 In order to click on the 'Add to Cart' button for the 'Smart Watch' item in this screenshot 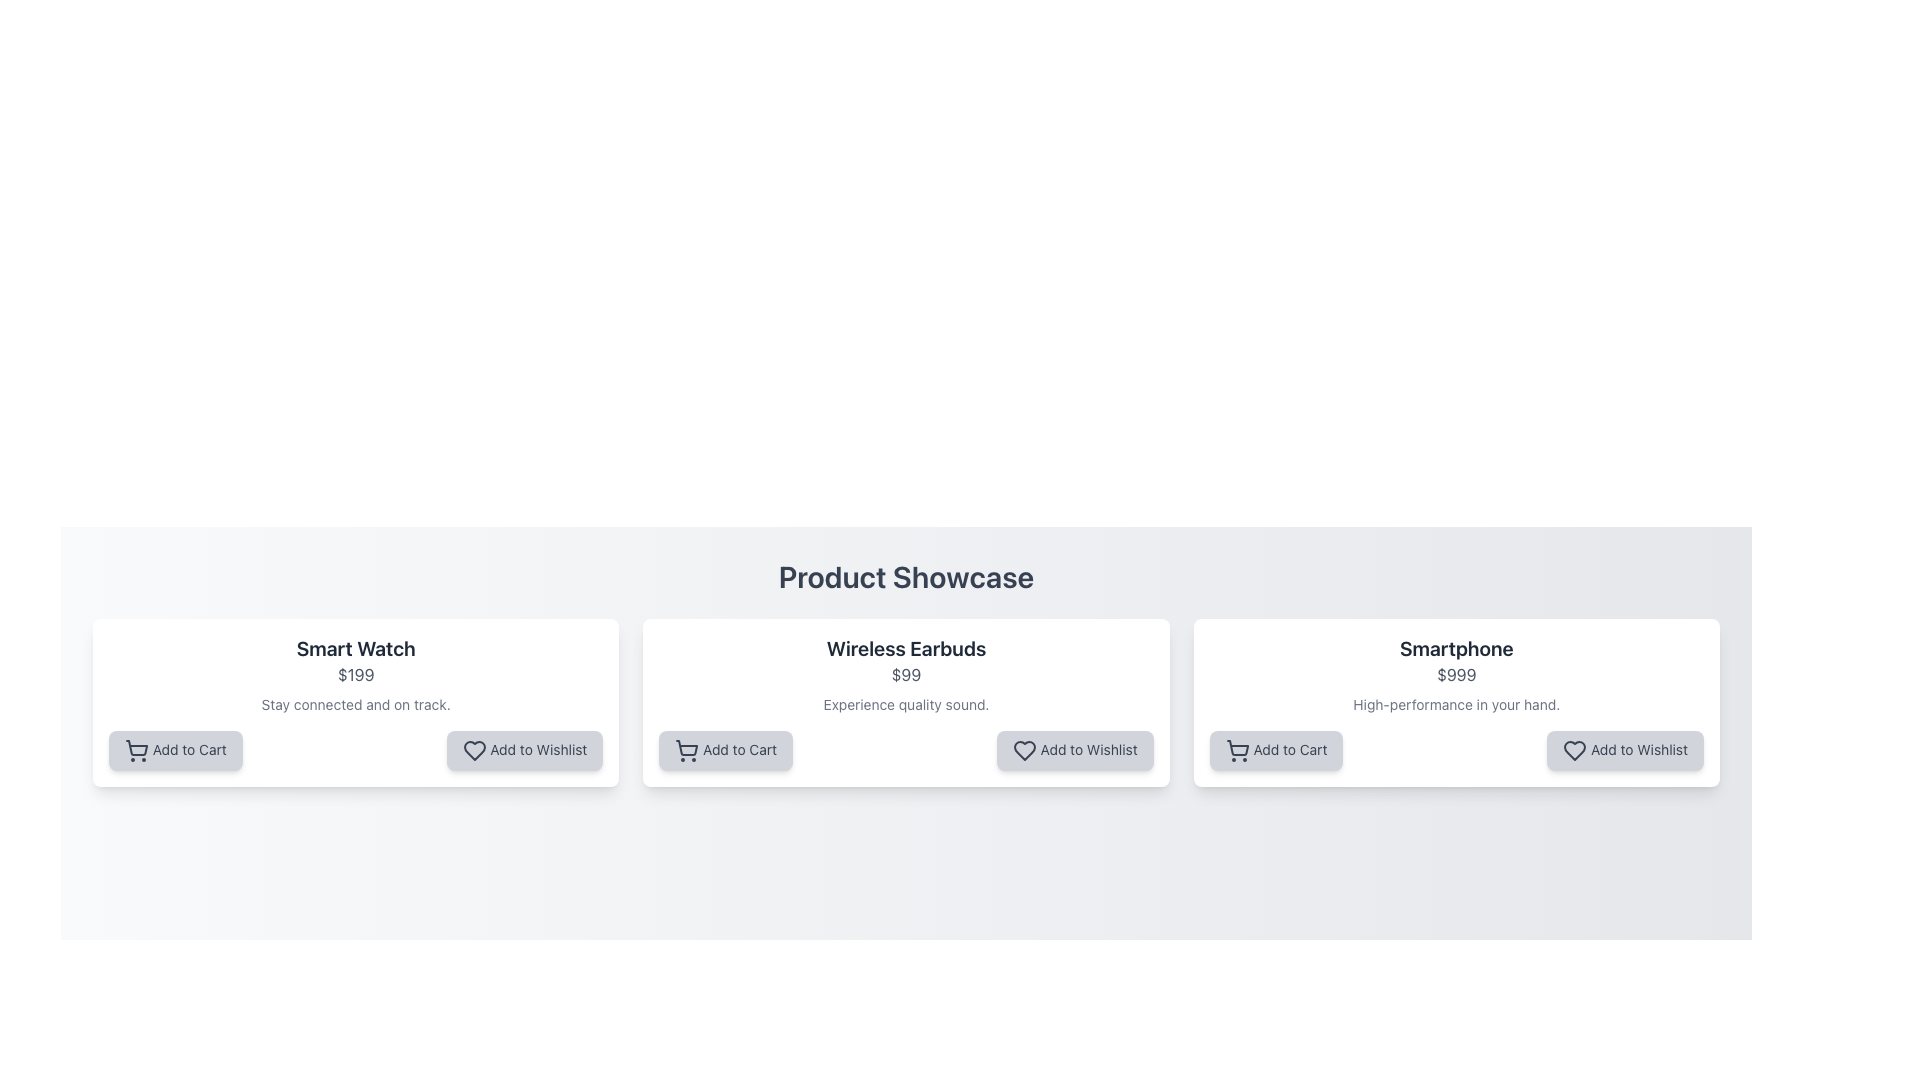, I will do `click(175, 751)`.